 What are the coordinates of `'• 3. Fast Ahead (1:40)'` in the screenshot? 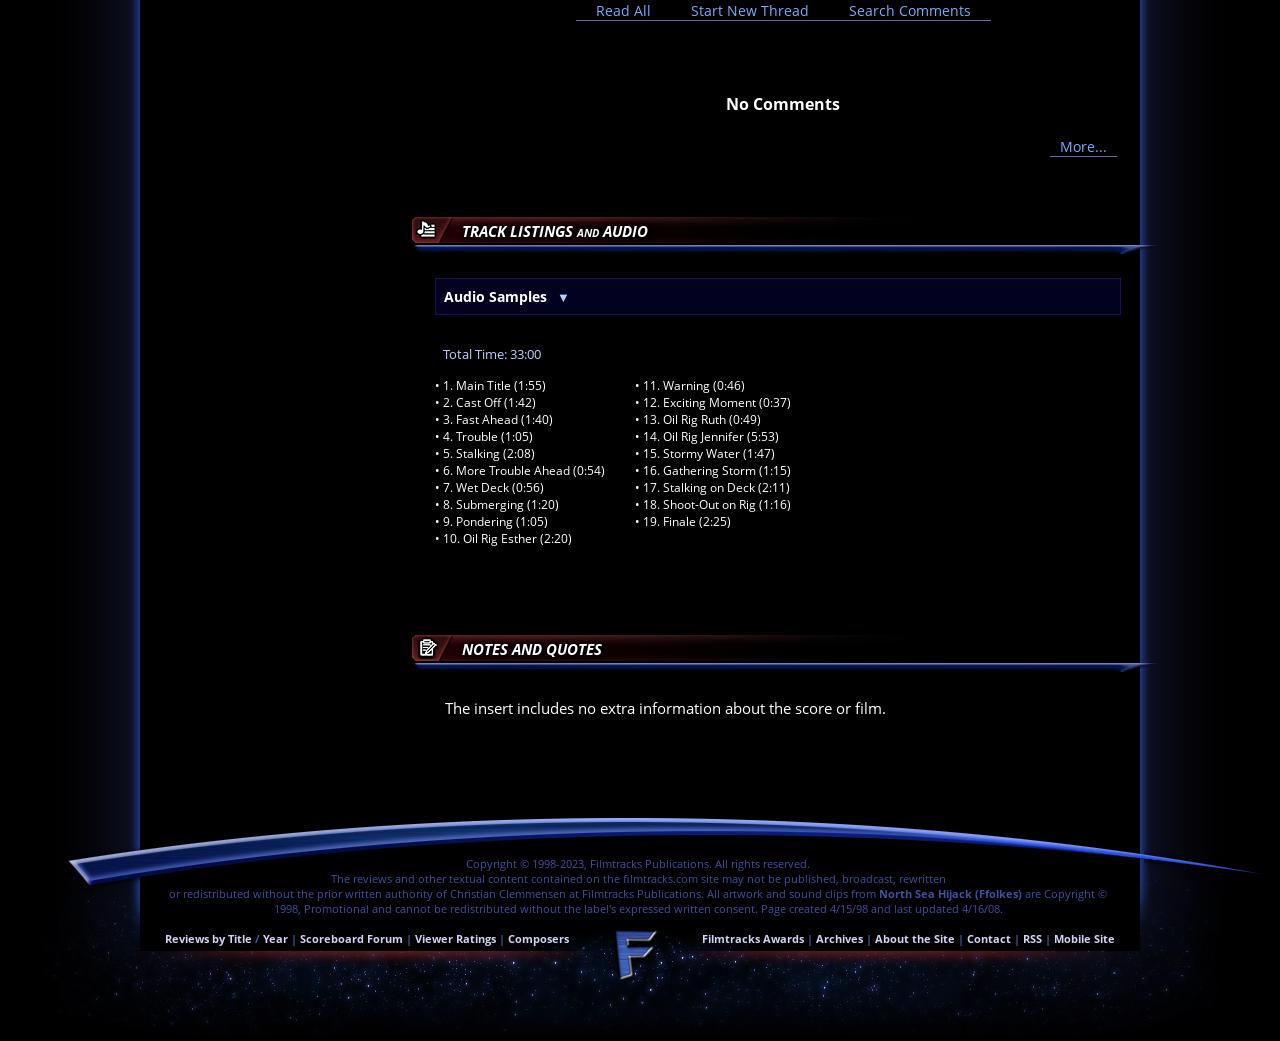 It's located at (433, 418).